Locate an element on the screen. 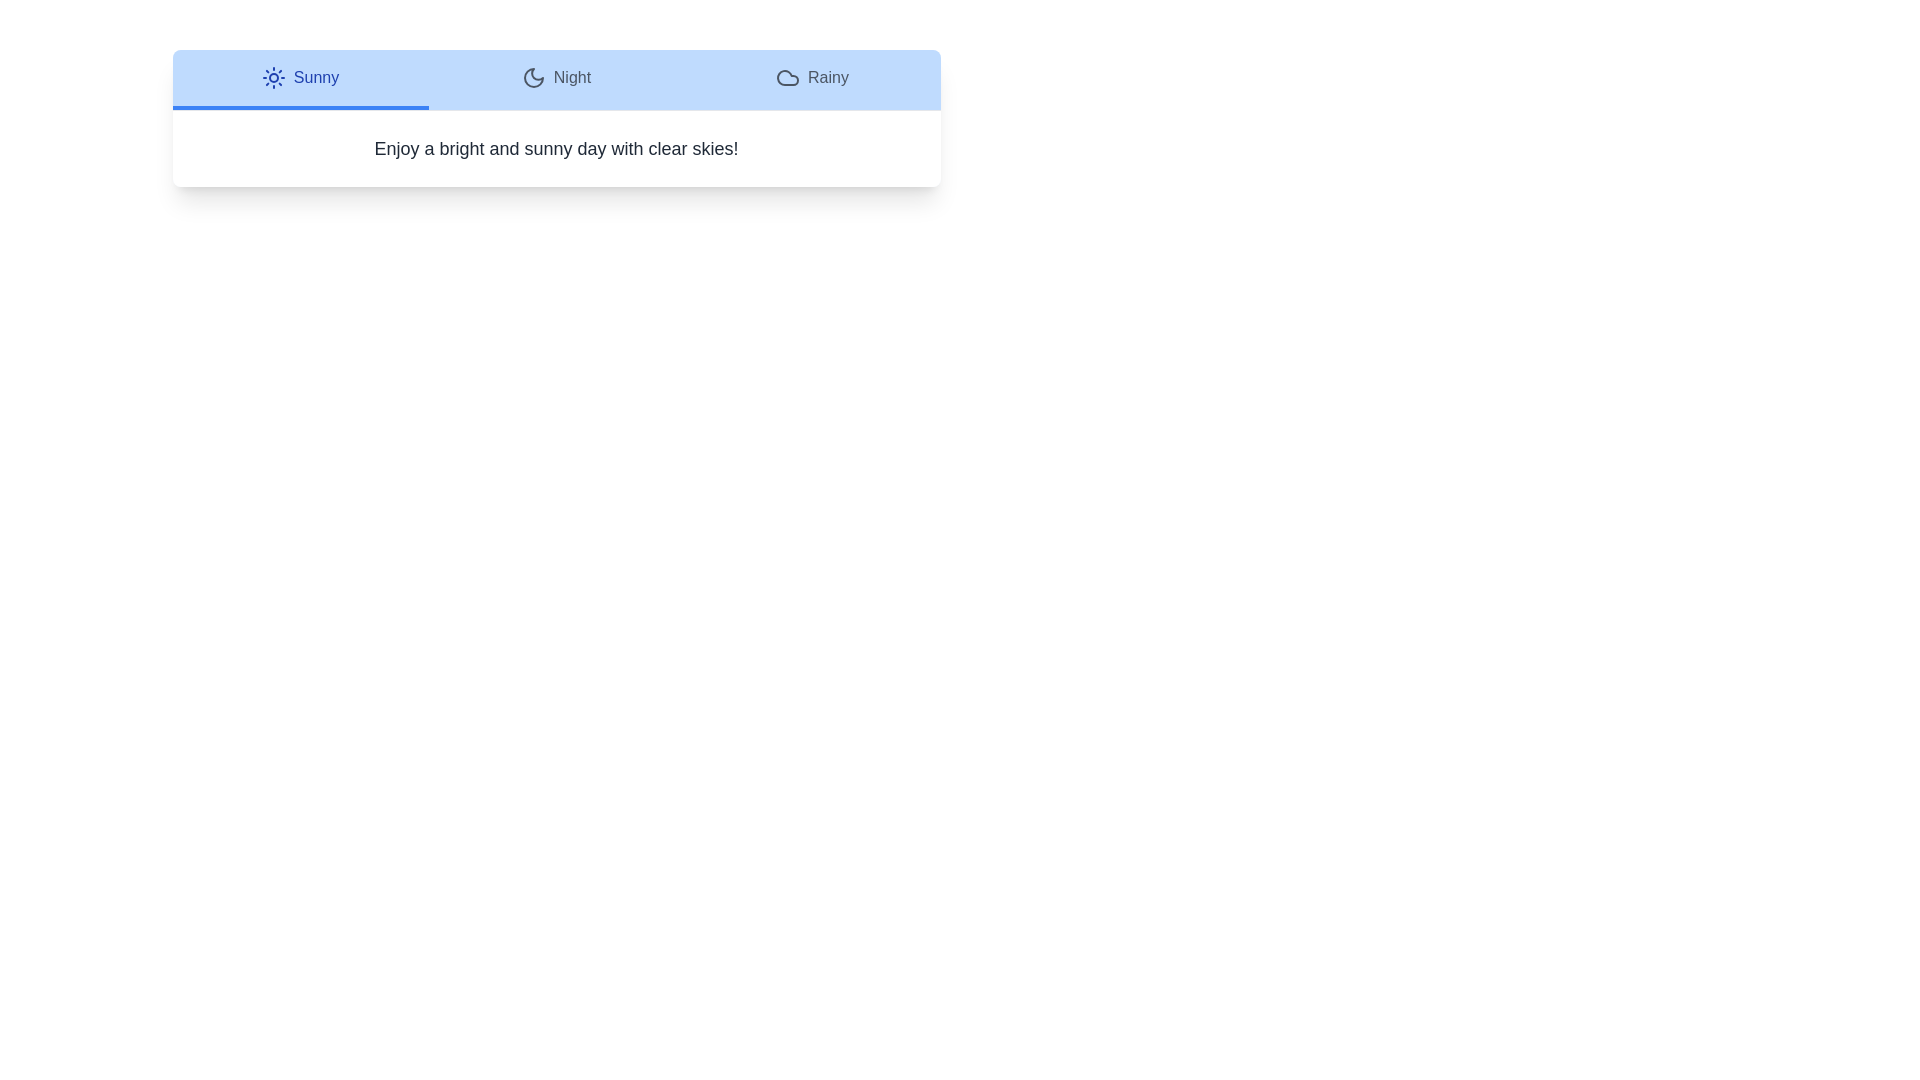 Image resolution: width=1920 pixels, height=1080 pixels. the Rainy tab by clicking on its button is located at coordinates (812, 79).